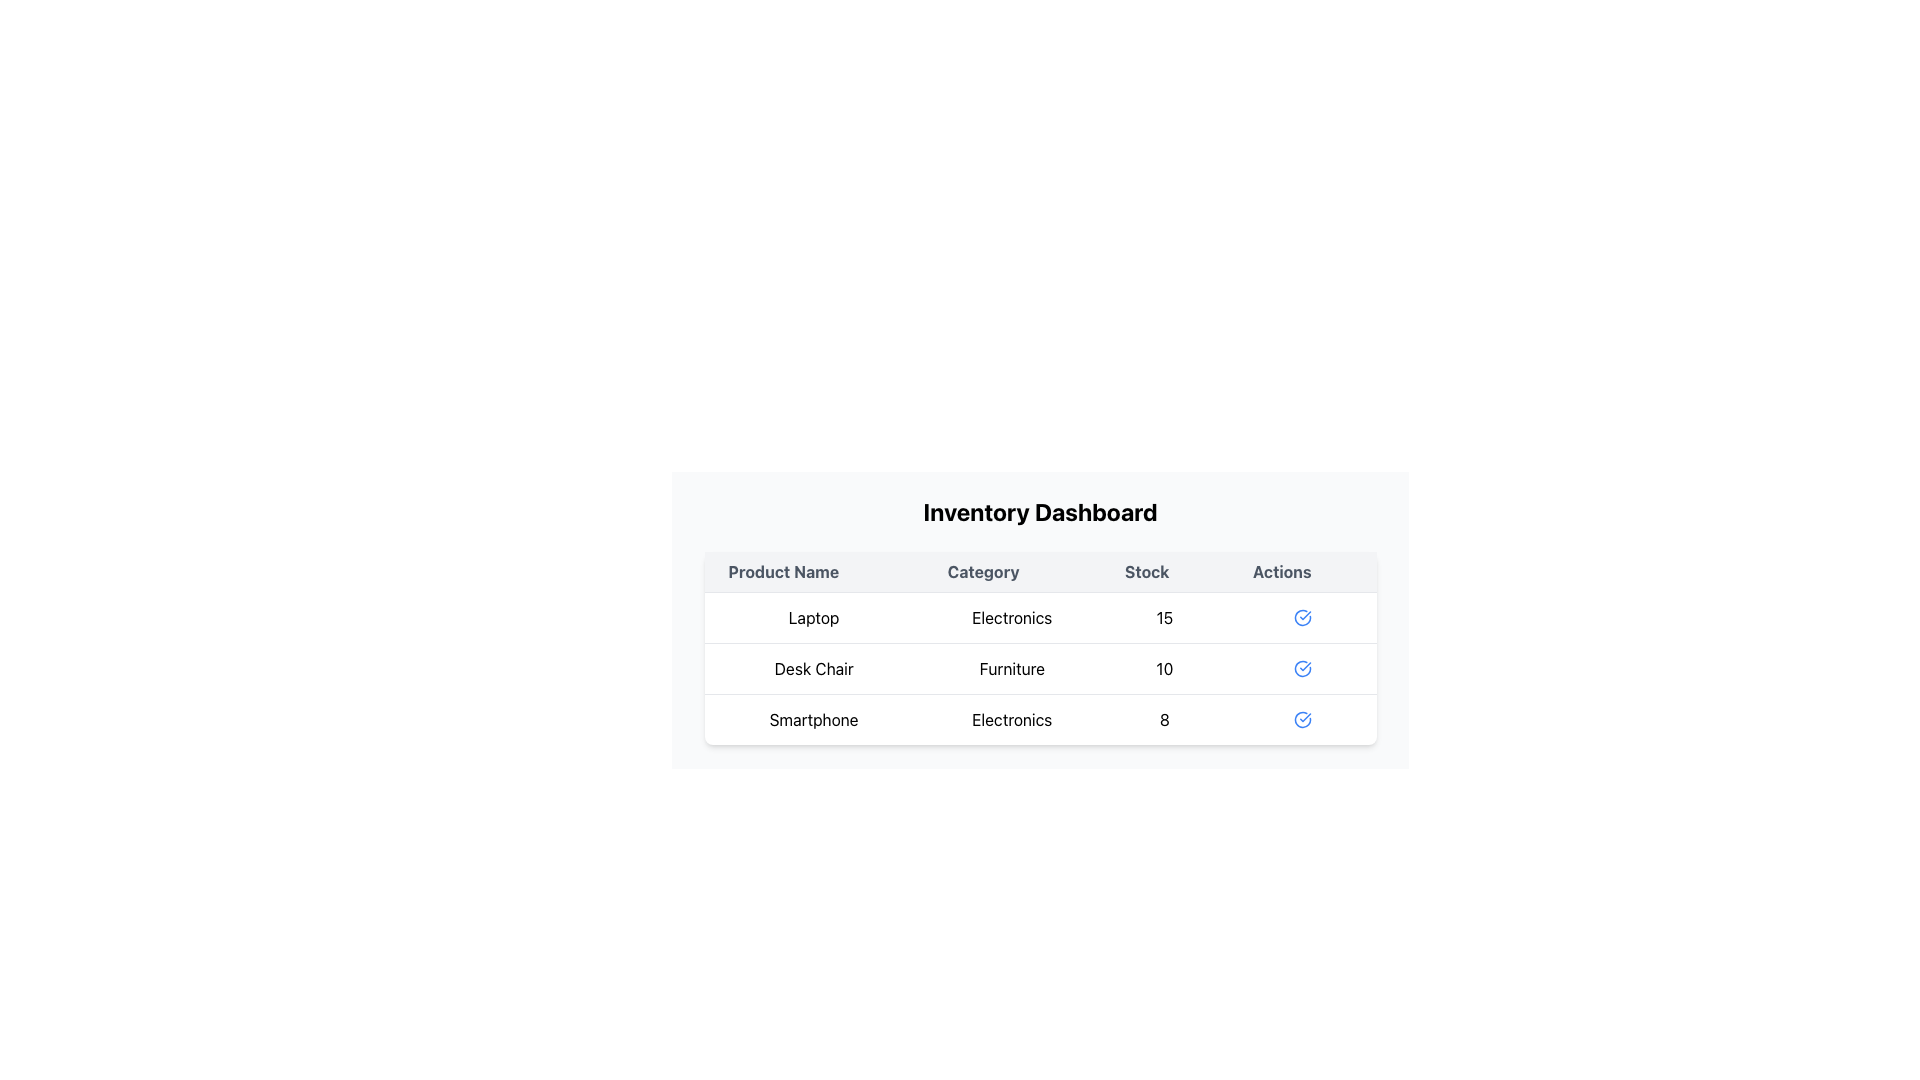  What do you see at coordinates (1012, 668) in the screenshot?
I see `the text label displaying 'Furniture' in the 'Category' column of the row for the product 'Desk Chair'` at bounding box center [1012, 668].